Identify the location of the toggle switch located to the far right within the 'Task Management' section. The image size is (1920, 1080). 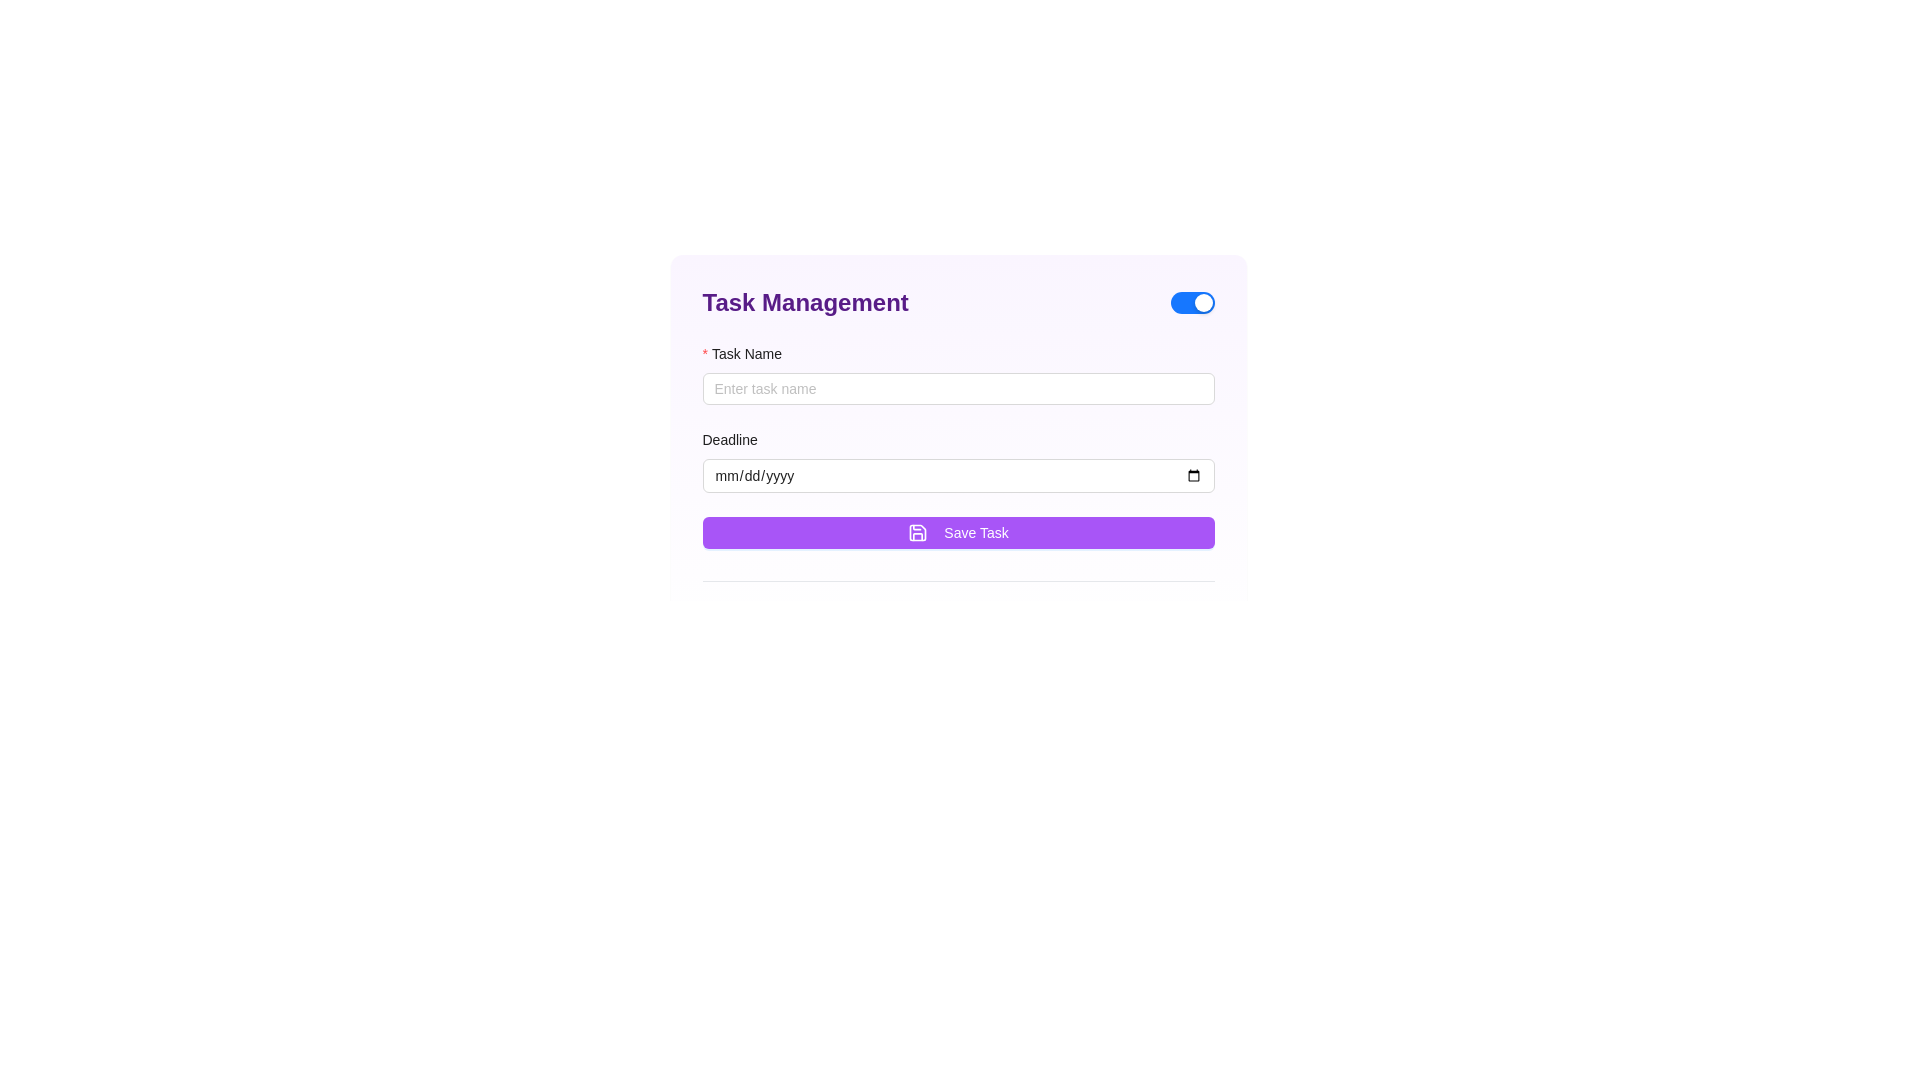
(1192, 303).